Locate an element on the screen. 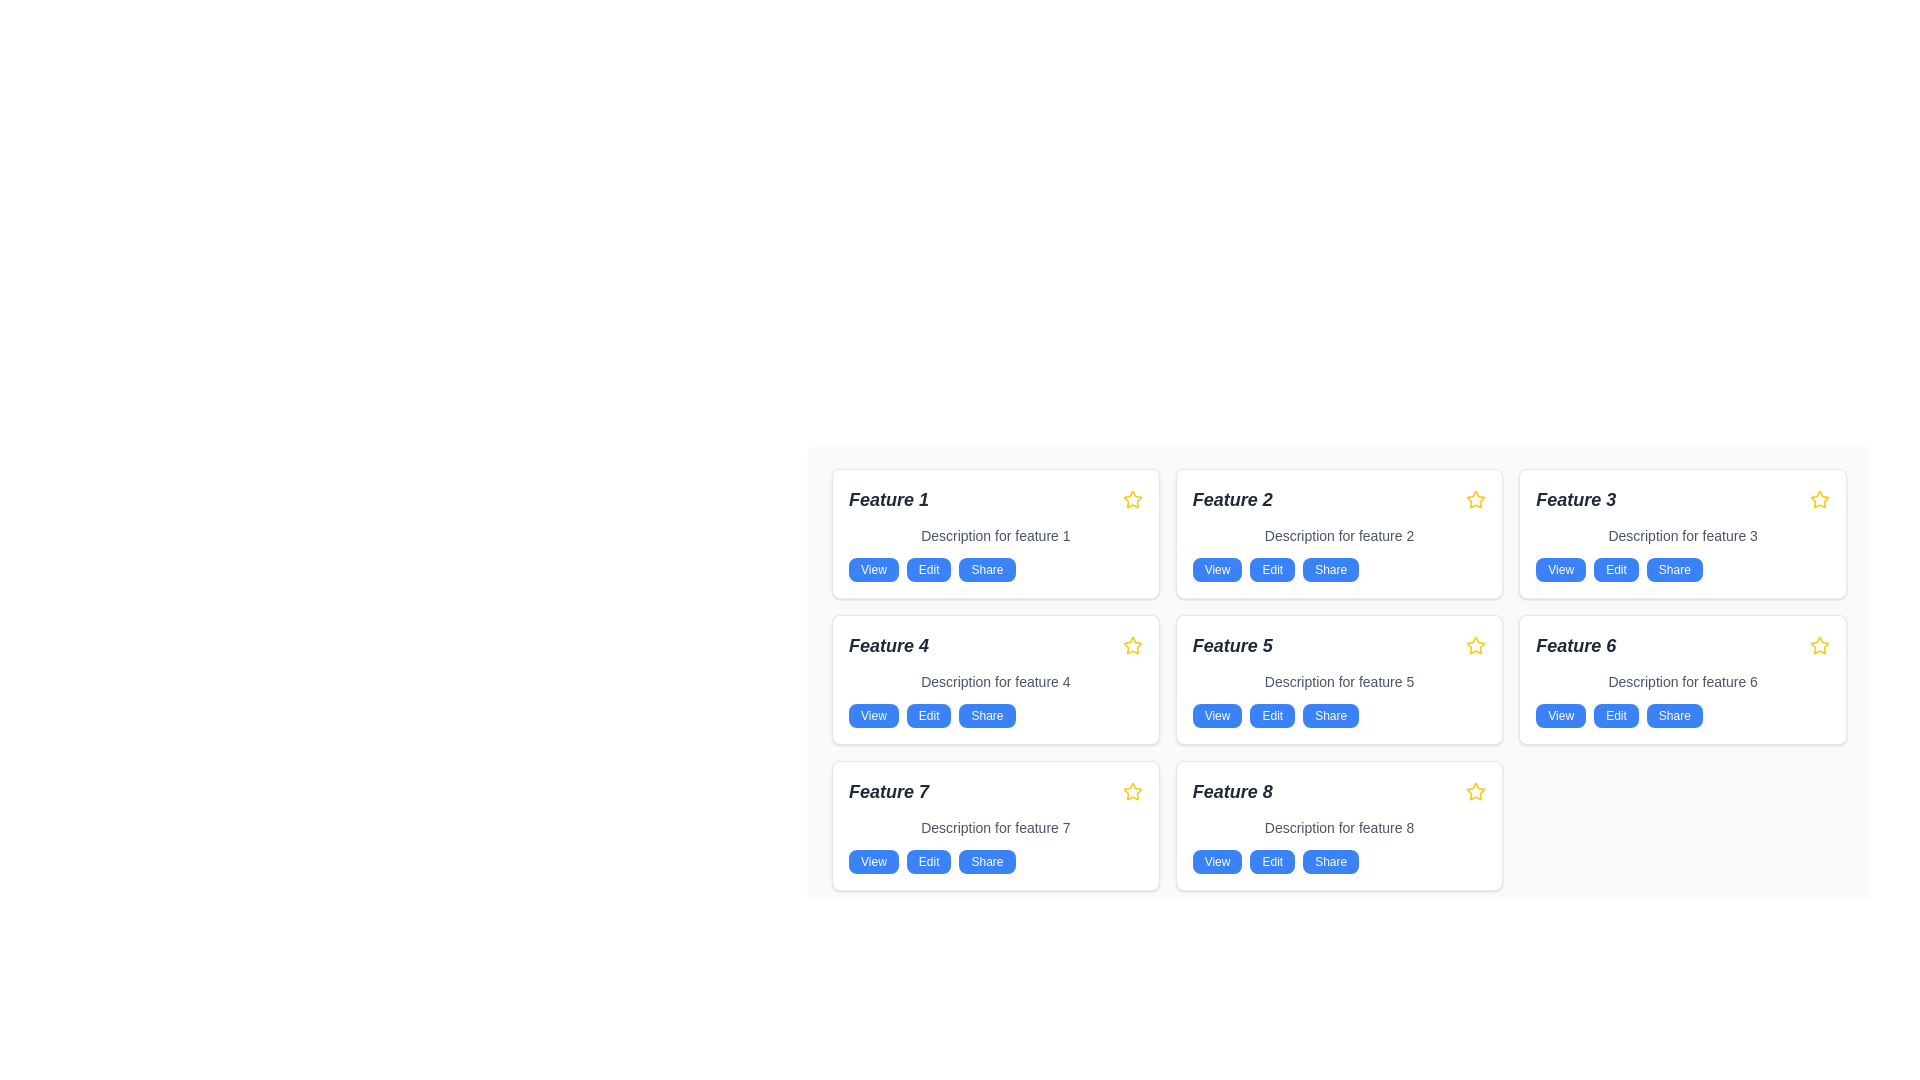 Image resolution: width=1920 pixels, height=1080 pixels. the star-shaped yellow icon in the 'Feature 3' section is located at coordinates (1819, 499).